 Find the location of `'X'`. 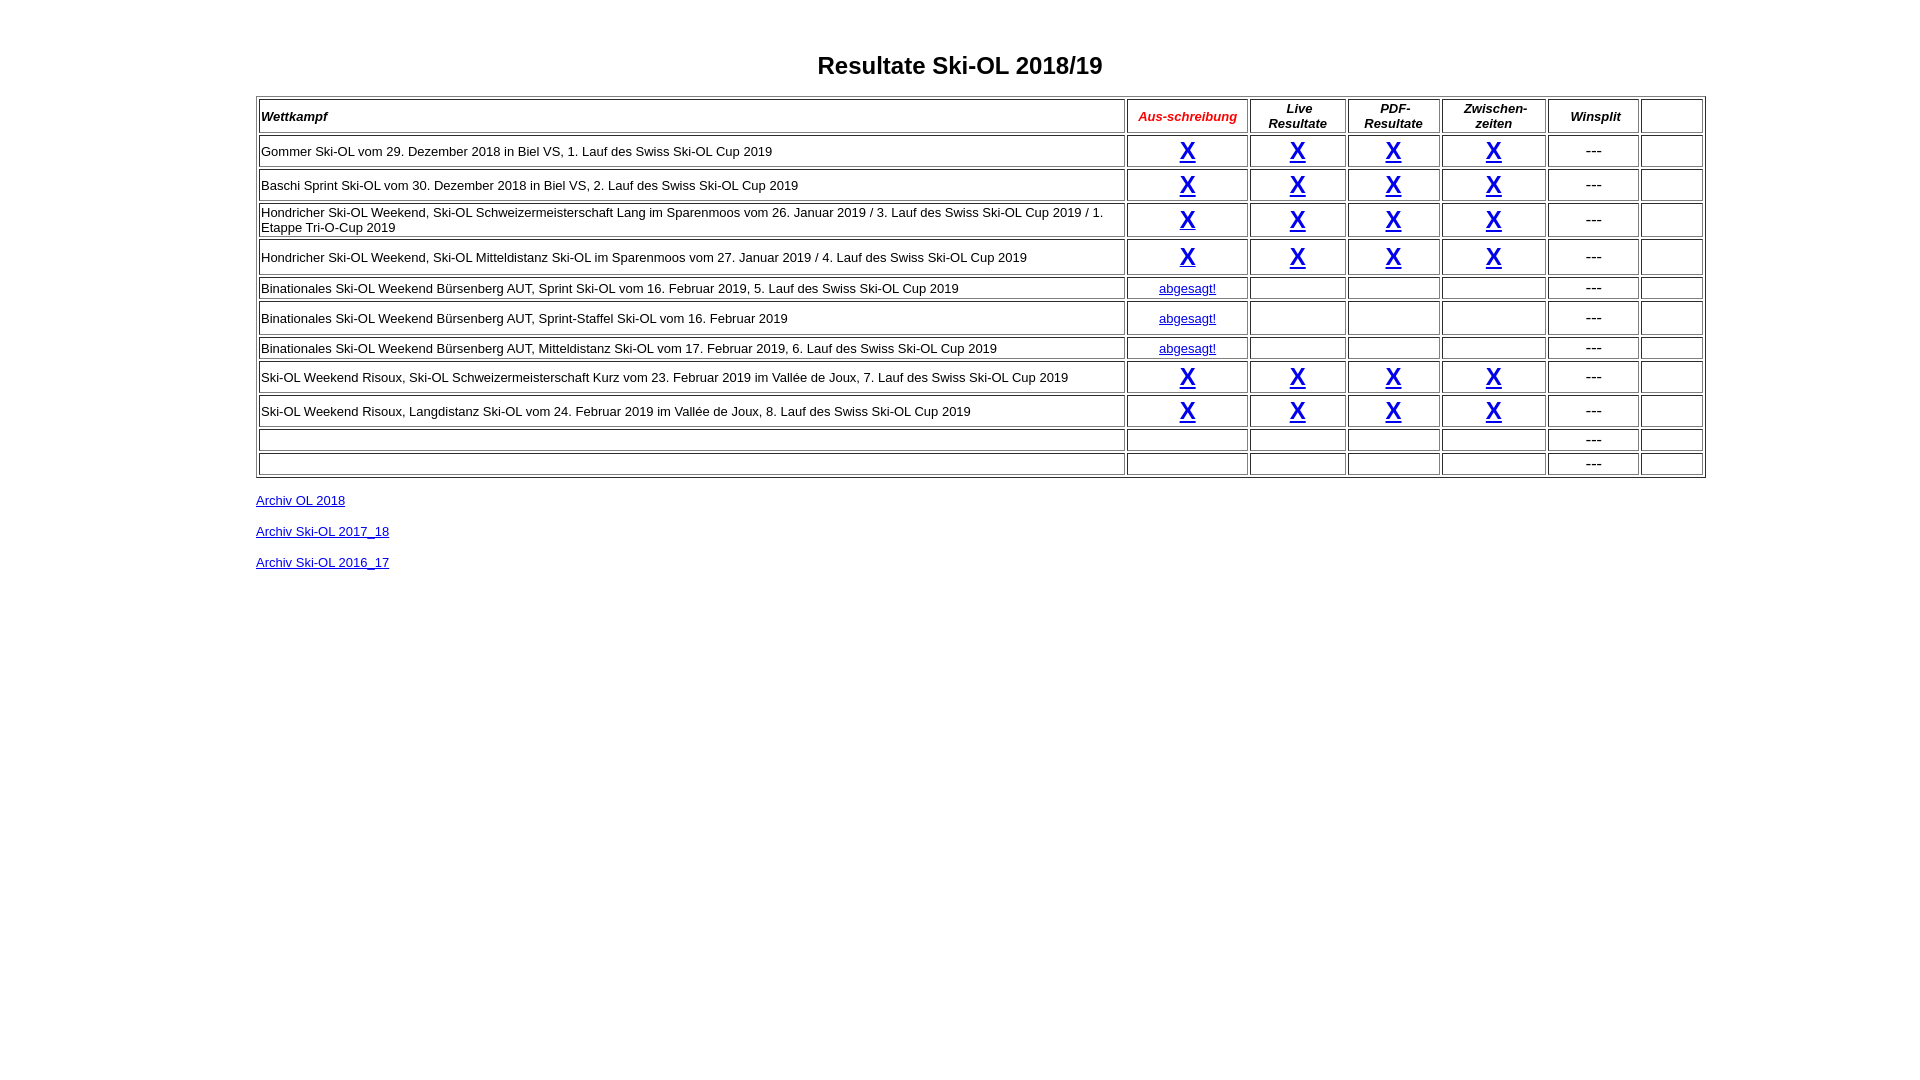

'X' is located at coordinates (1392, 409).